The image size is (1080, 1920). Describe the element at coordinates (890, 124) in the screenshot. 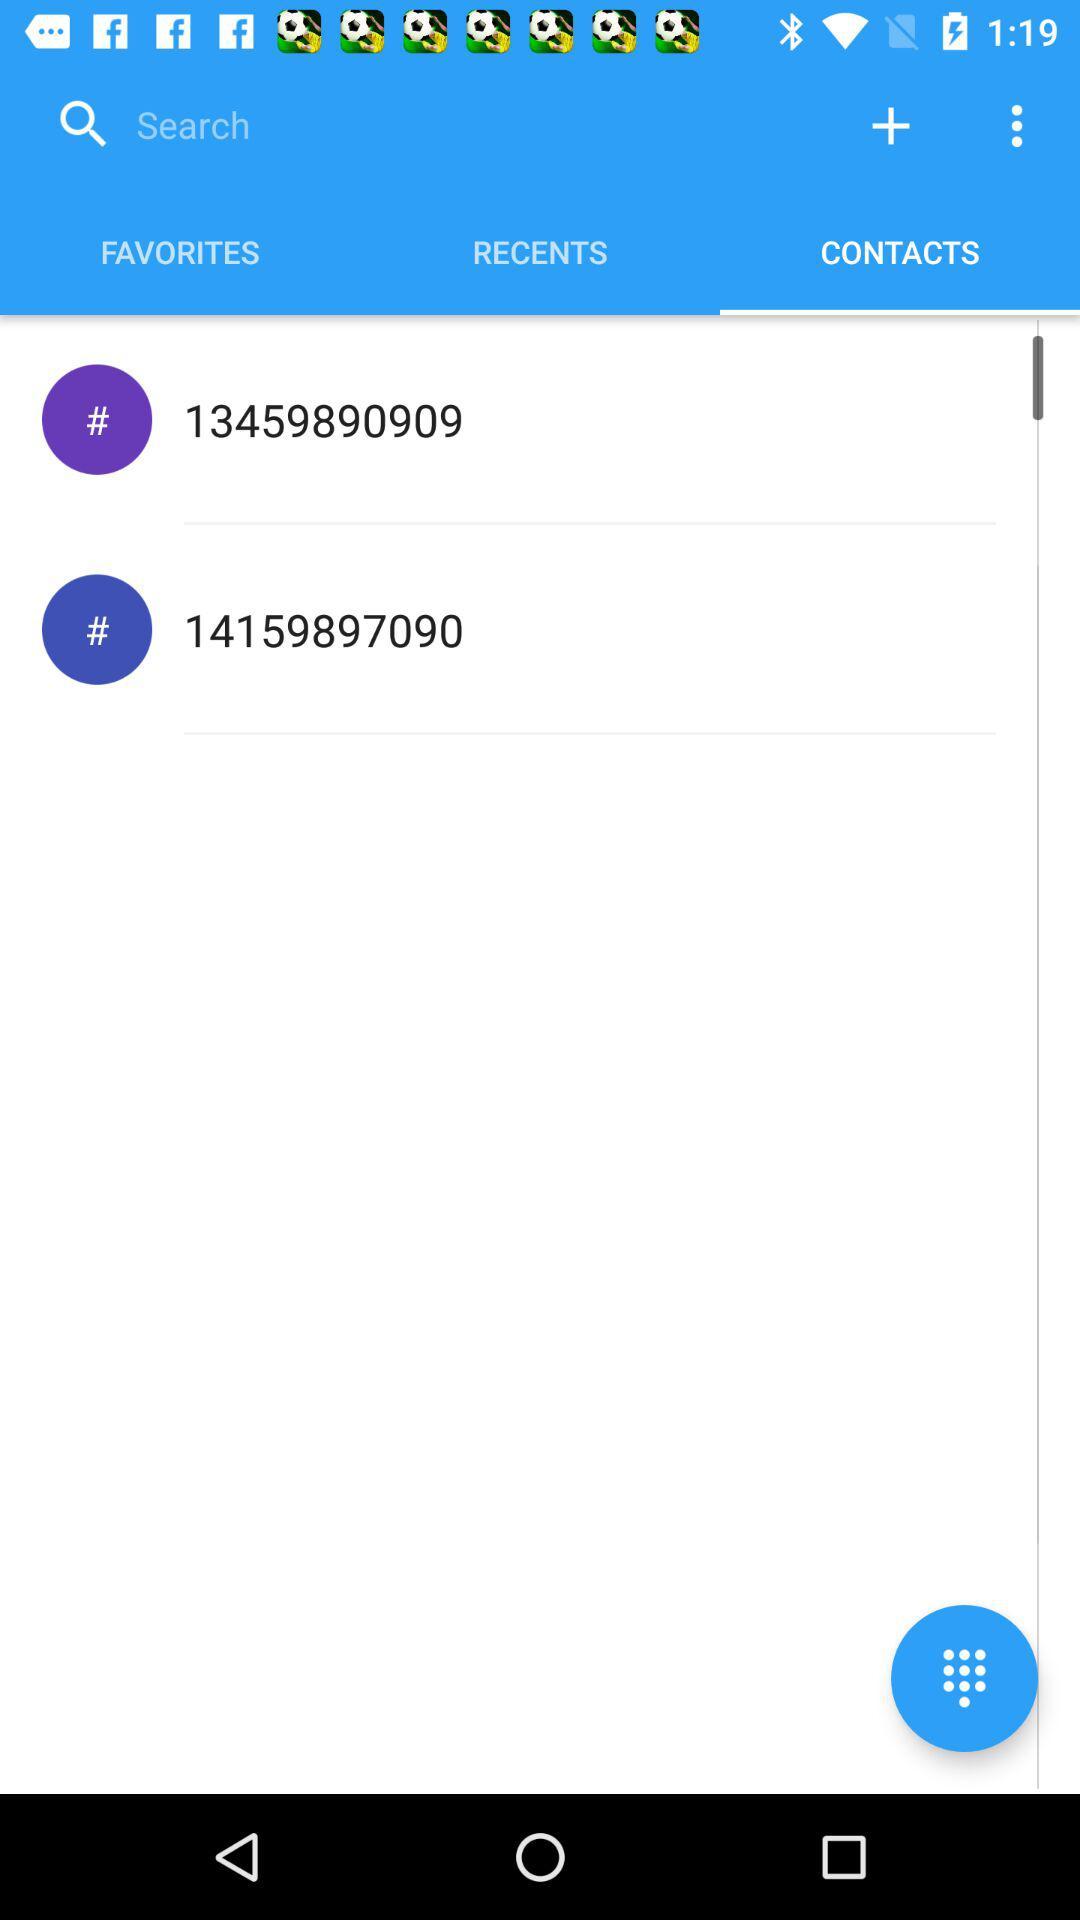

I see `a contact` at that location.